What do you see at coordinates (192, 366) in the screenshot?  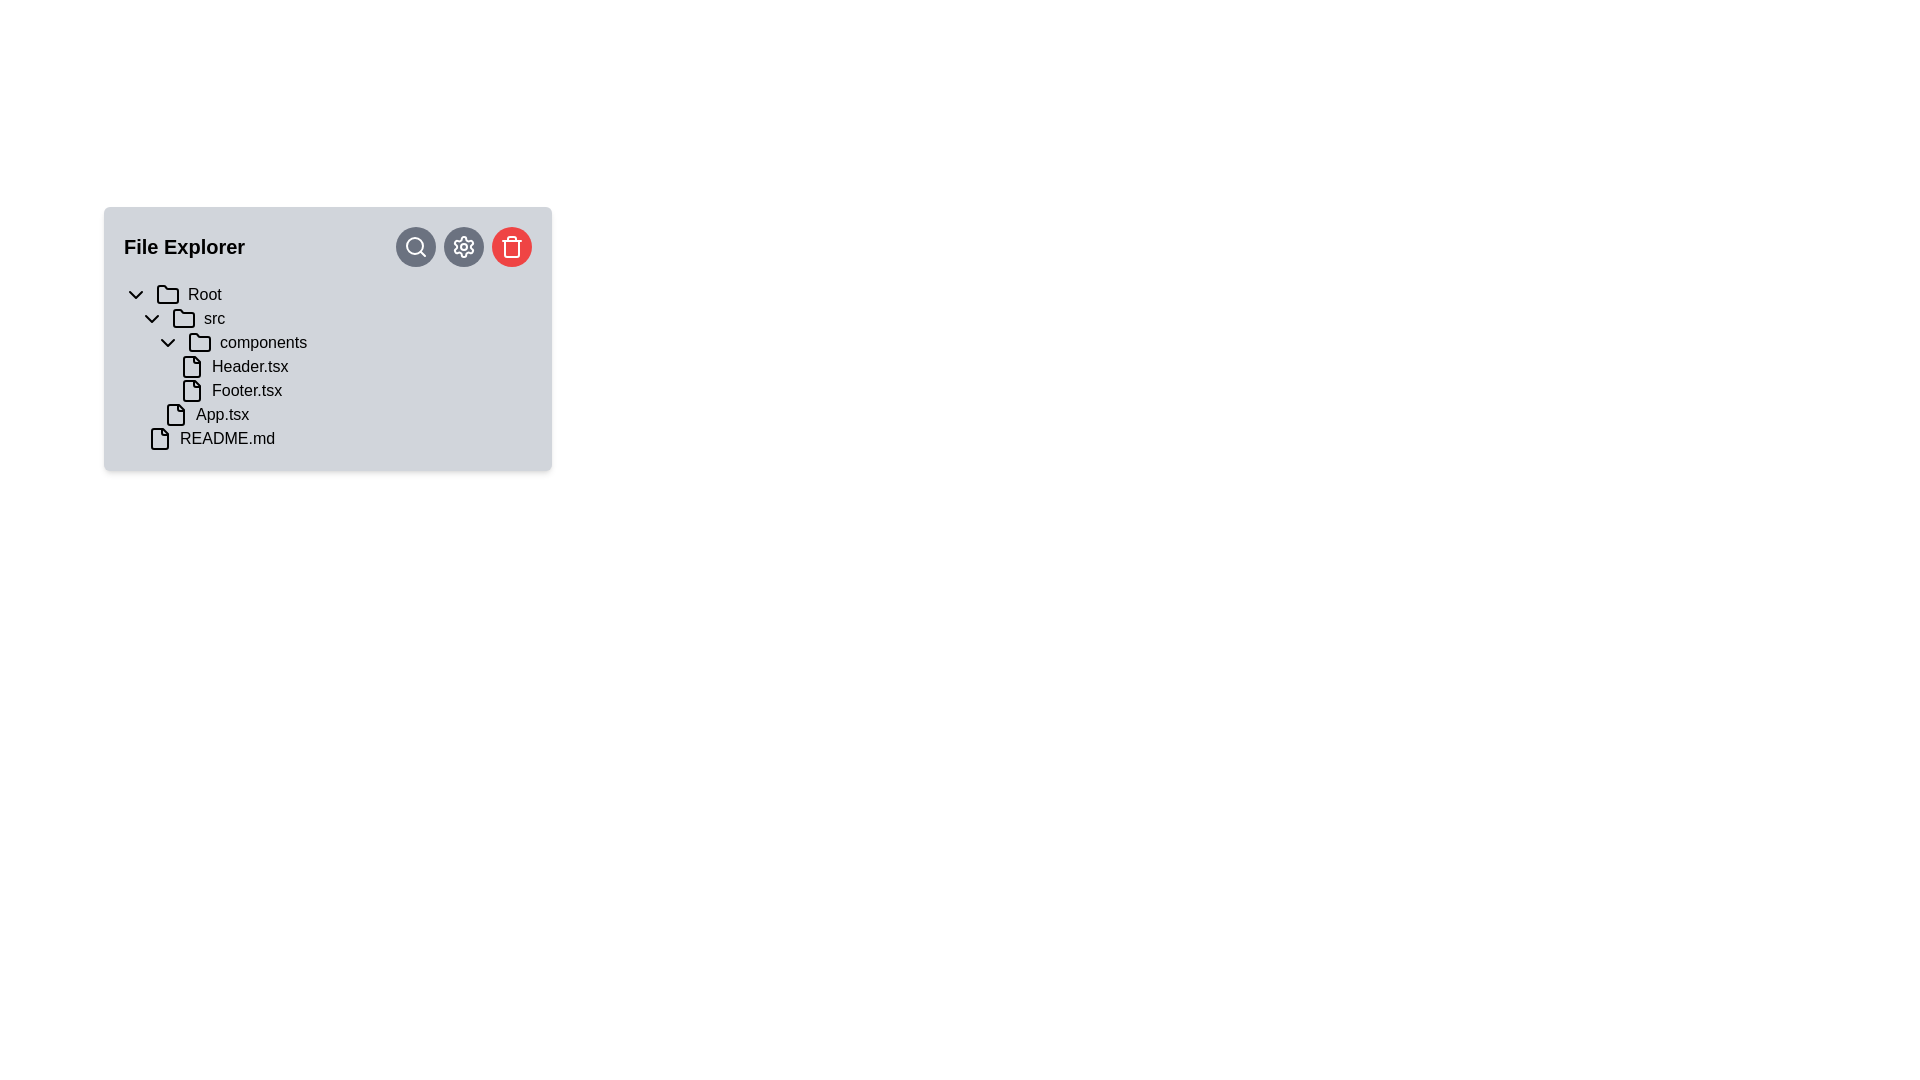 I see `the document icon next` at bounding box center [192, 366].